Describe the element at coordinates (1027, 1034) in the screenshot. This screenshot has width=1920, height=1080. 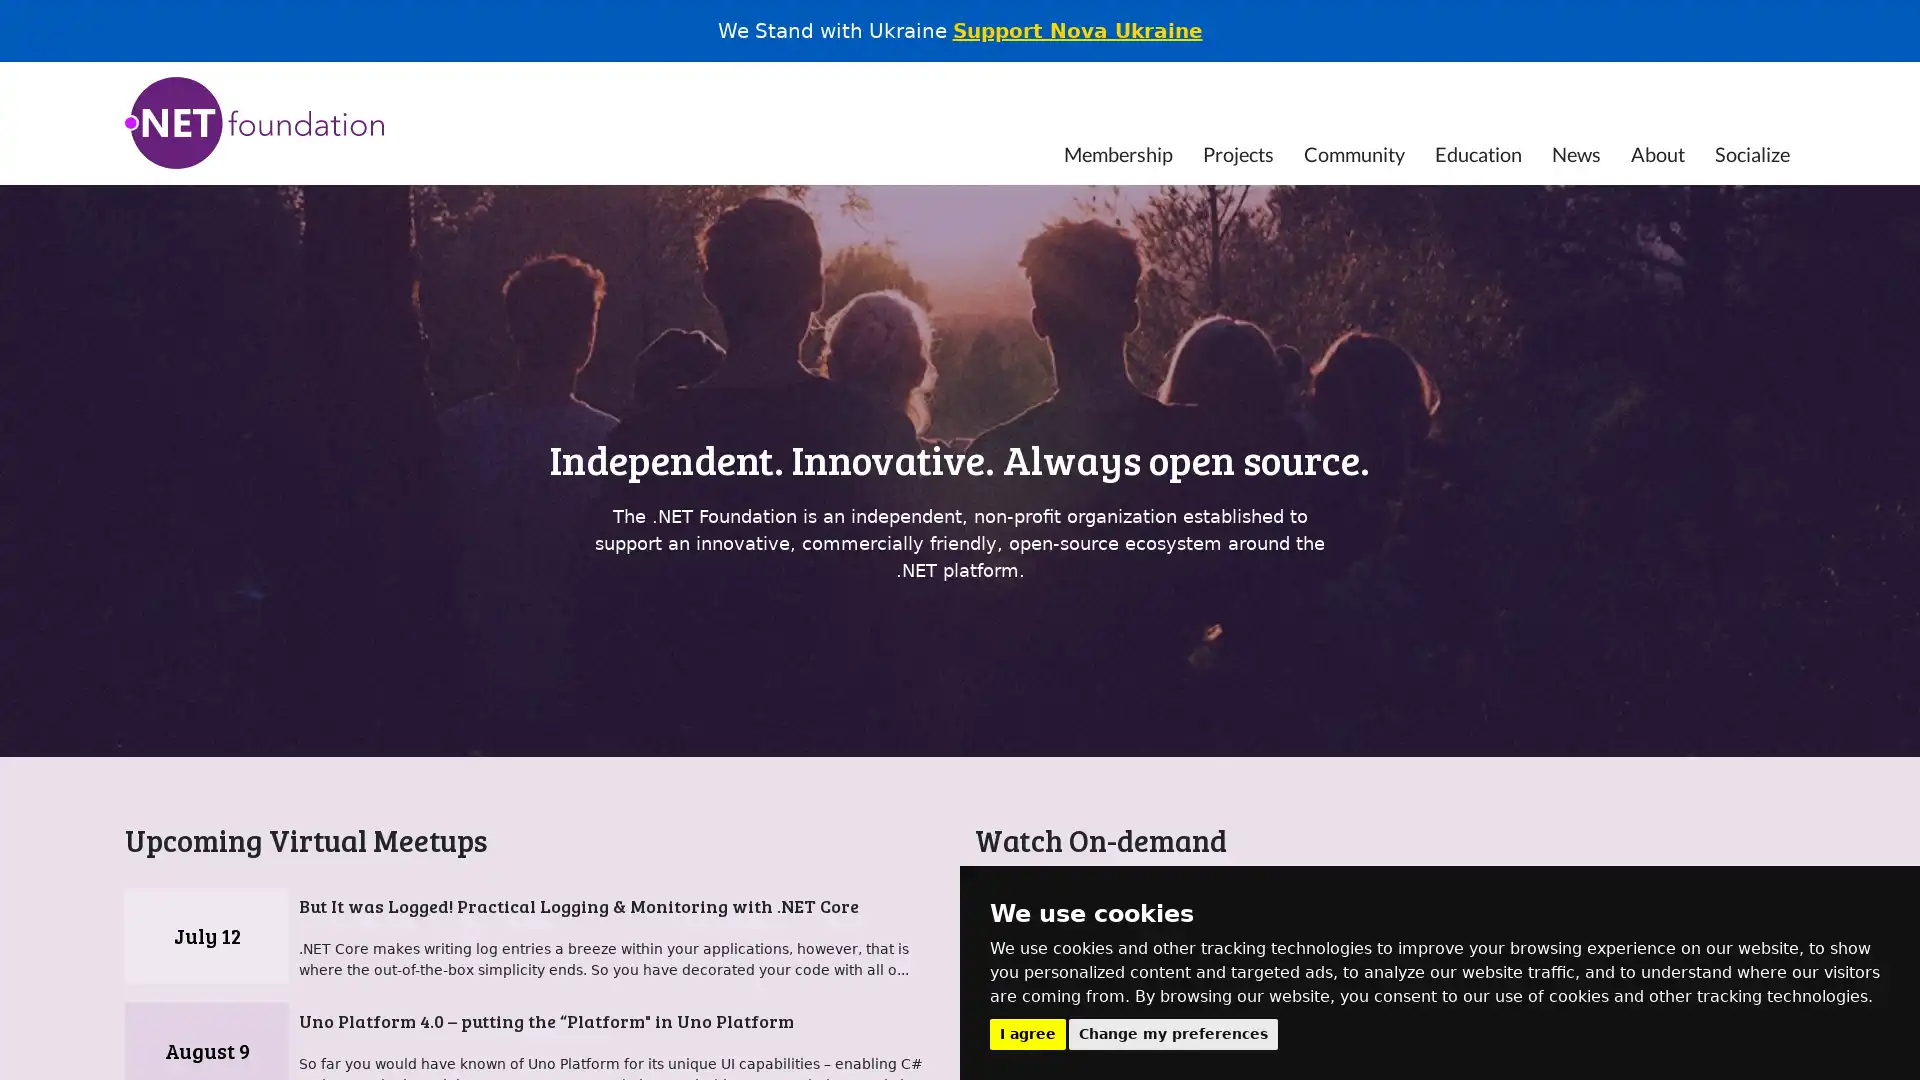
I see `I agree` at that location.